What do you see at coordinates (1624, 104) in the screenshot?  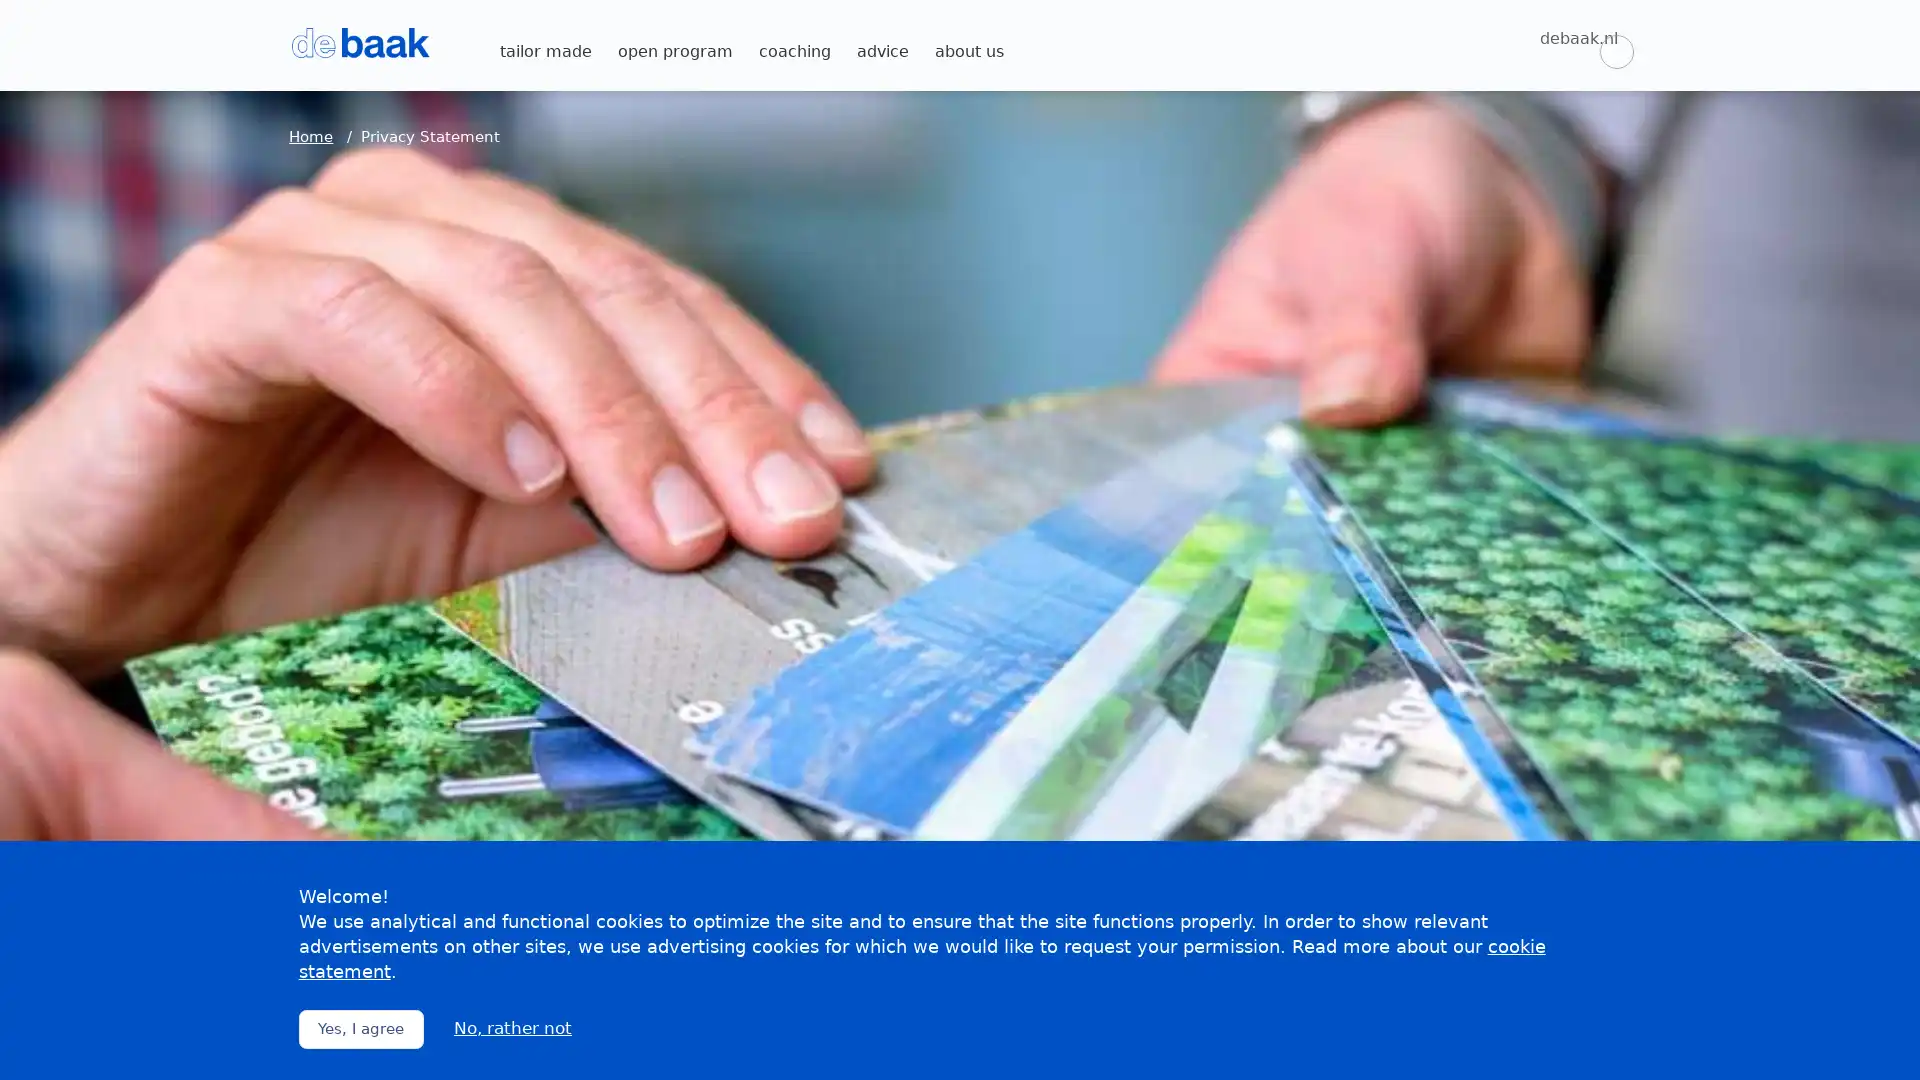 I see `Zoeken` at bounding box center [1624, 104].